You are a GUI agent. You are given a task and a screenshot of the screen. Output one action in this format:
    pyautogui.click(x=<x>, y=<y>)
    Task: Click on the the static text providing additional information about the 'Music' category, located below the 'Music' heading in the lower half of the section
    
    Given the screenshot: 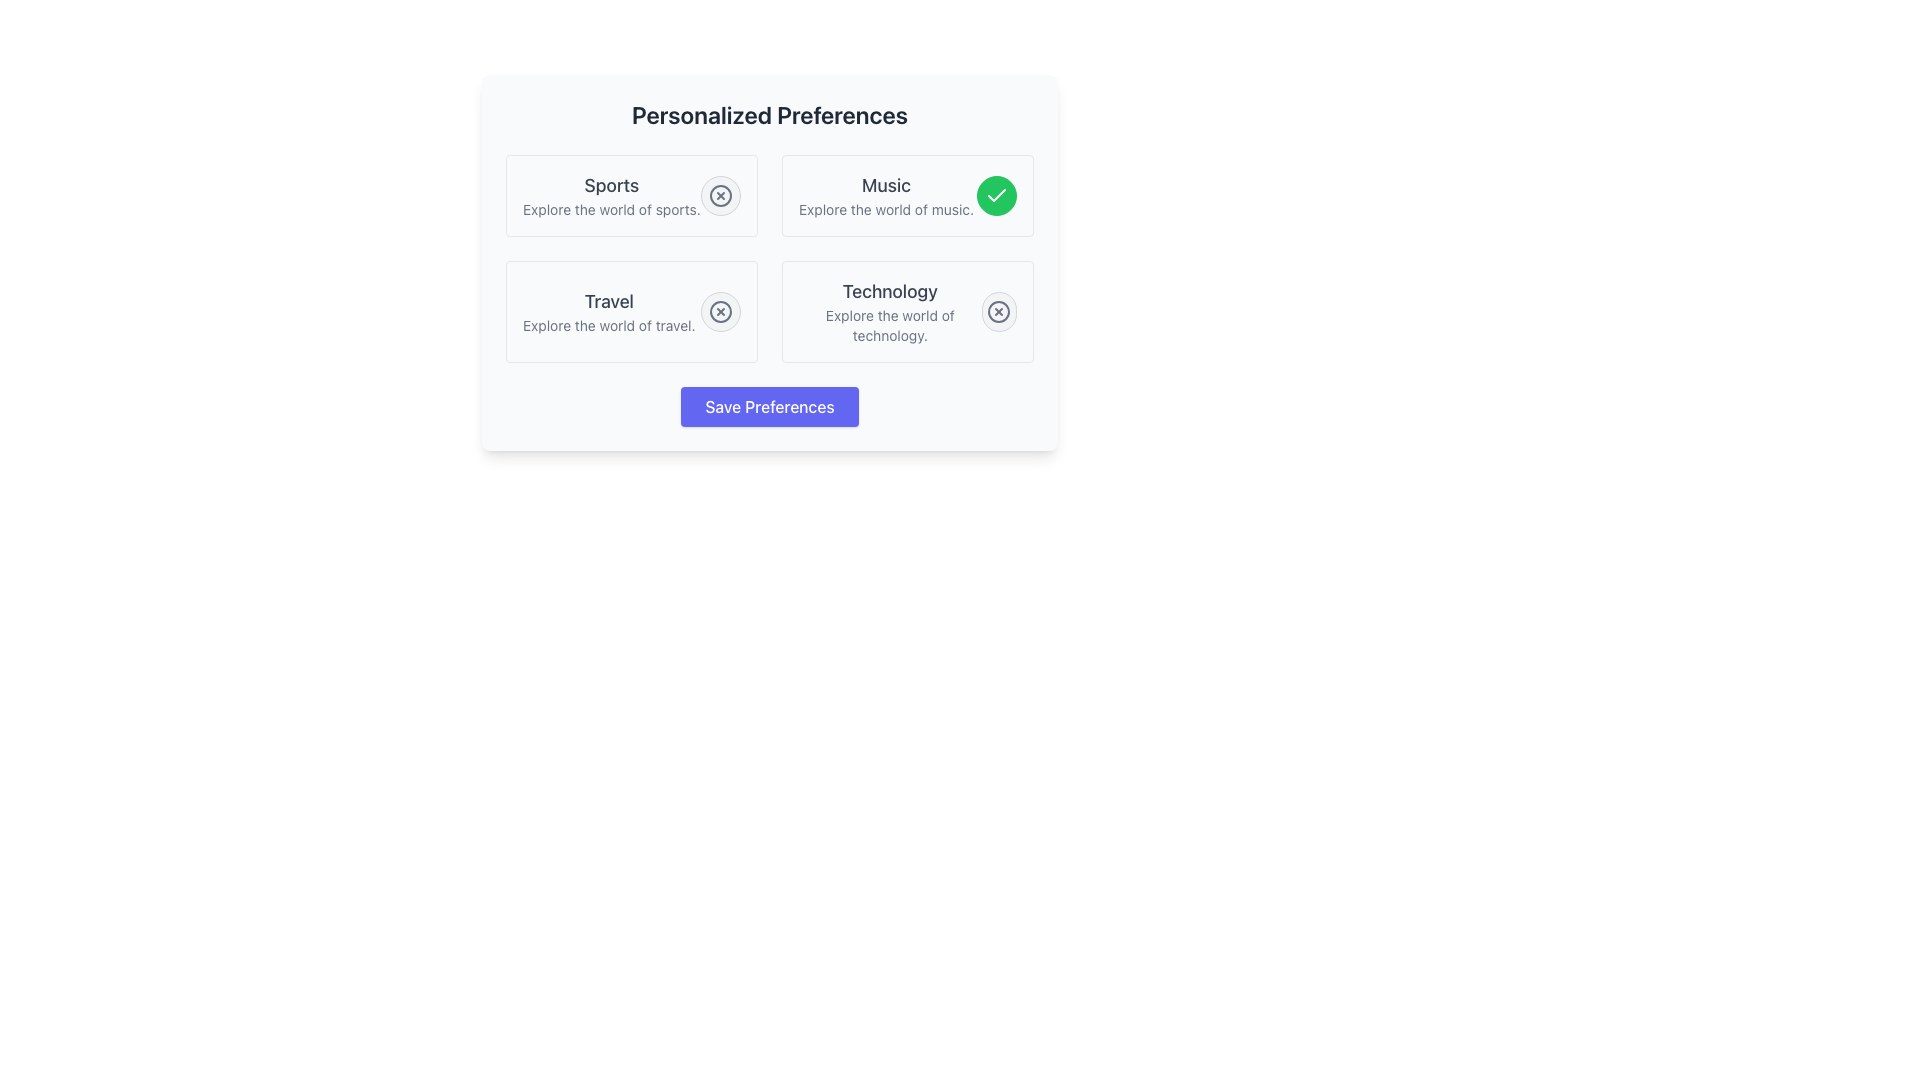 What is the action you would take?
    pyautogui.click(x=885, y=209)
    